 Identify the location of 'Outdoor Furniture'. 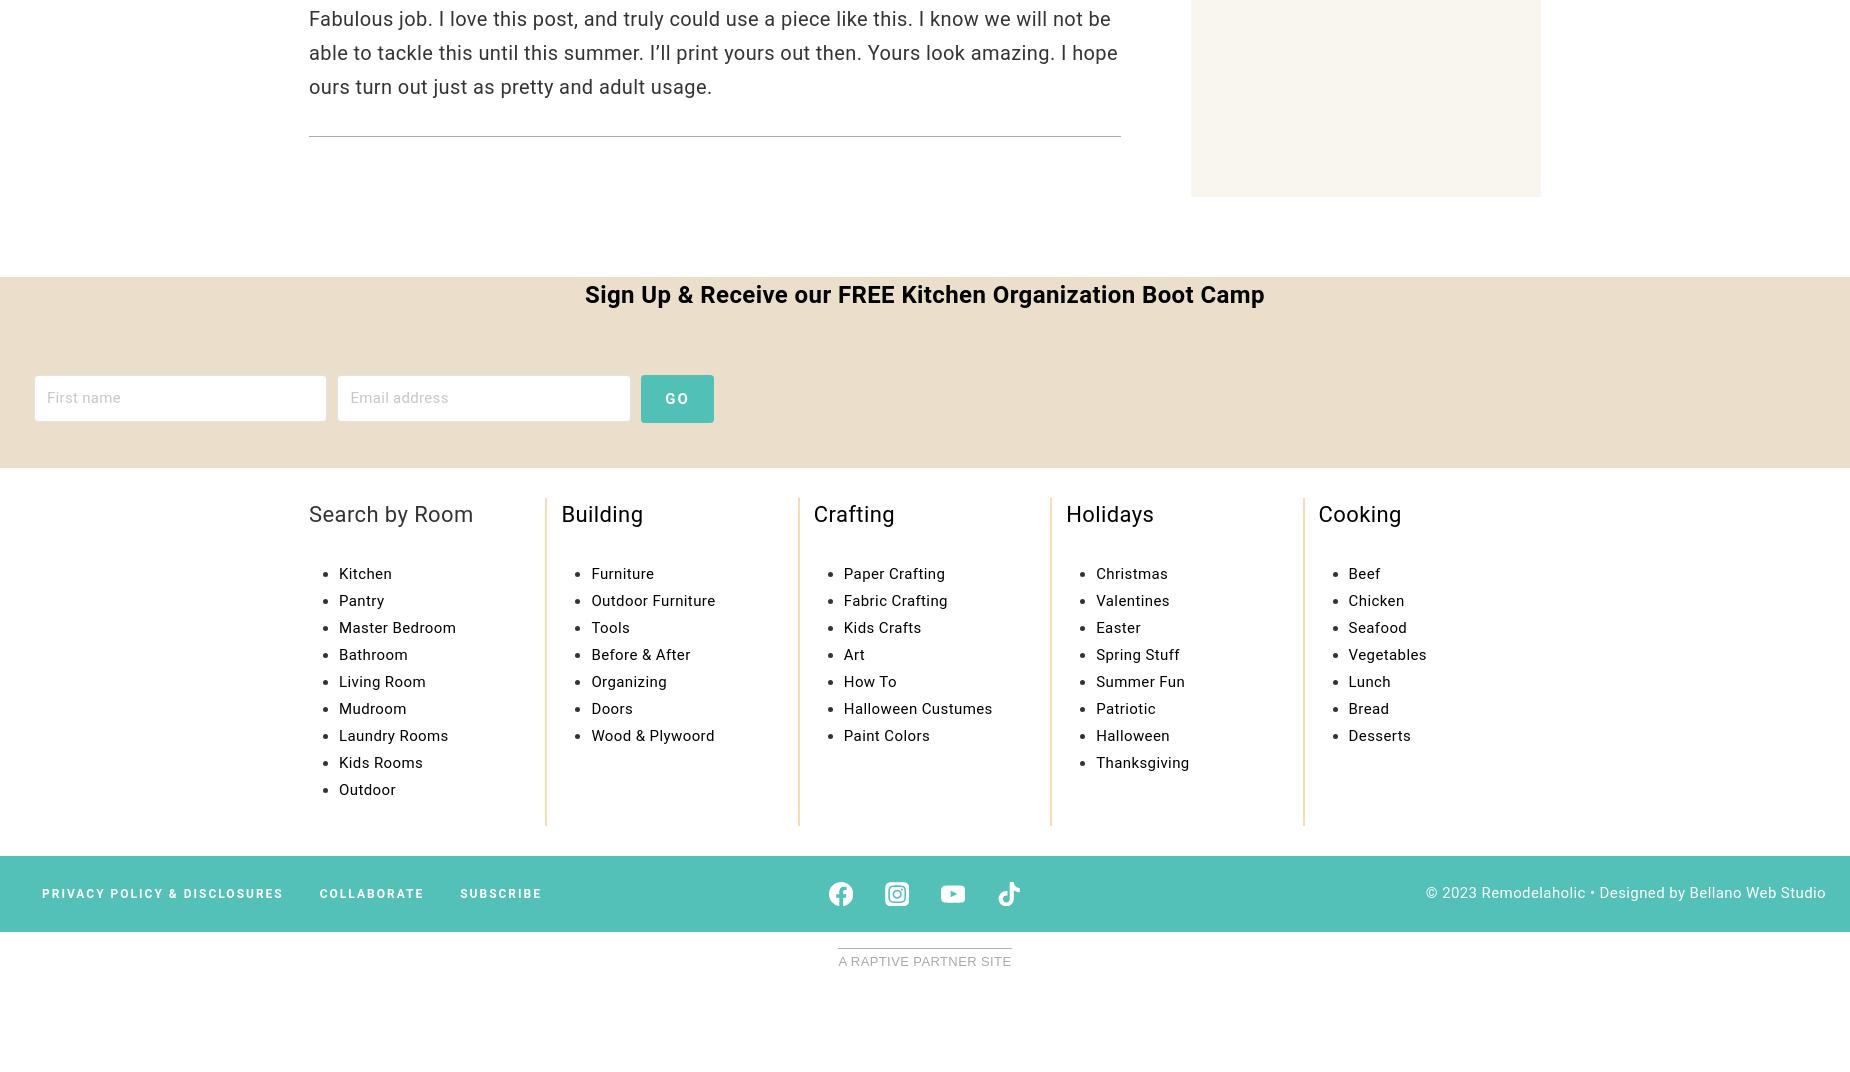
(653, 598).